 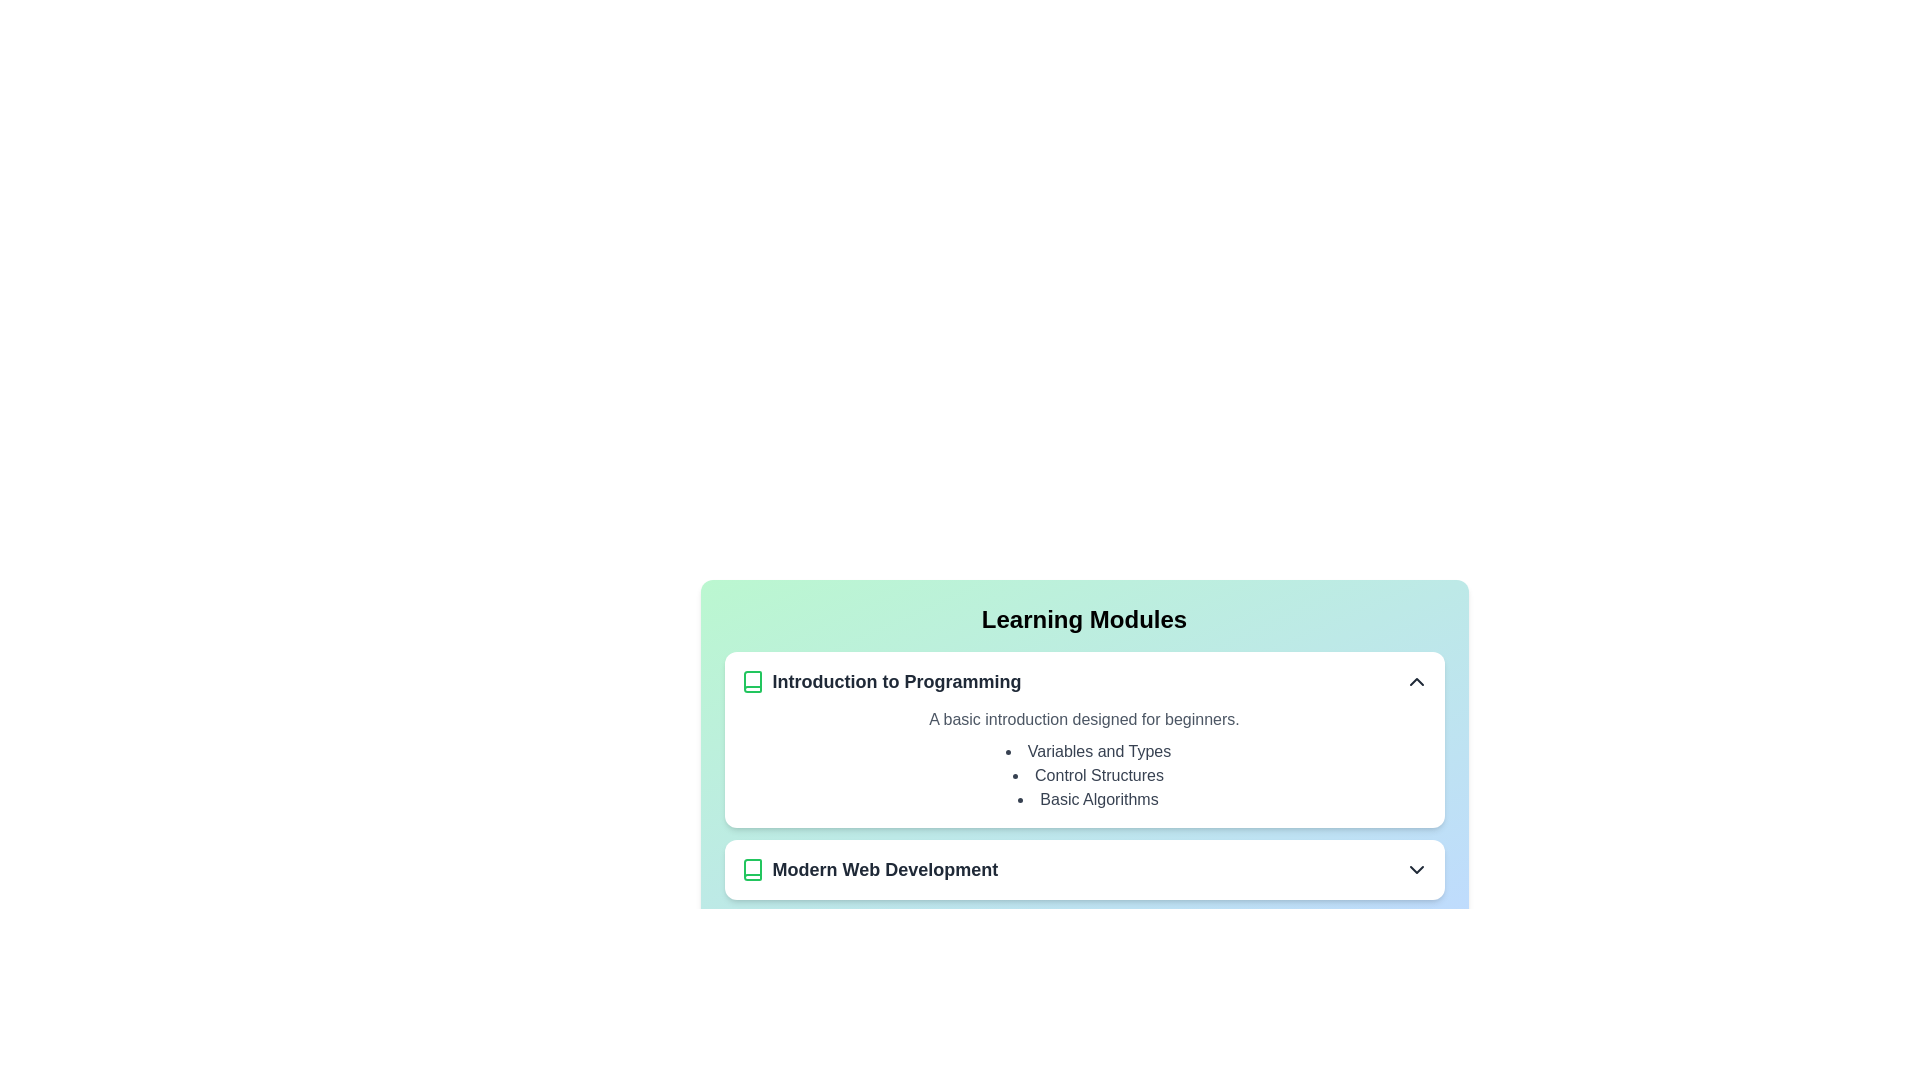 I want to click on the text labeled 'Basic Algorithms', which is the third bullet point in the 'Introduction to Programming' module's list of learning modules, so click(x=1083, y=798).